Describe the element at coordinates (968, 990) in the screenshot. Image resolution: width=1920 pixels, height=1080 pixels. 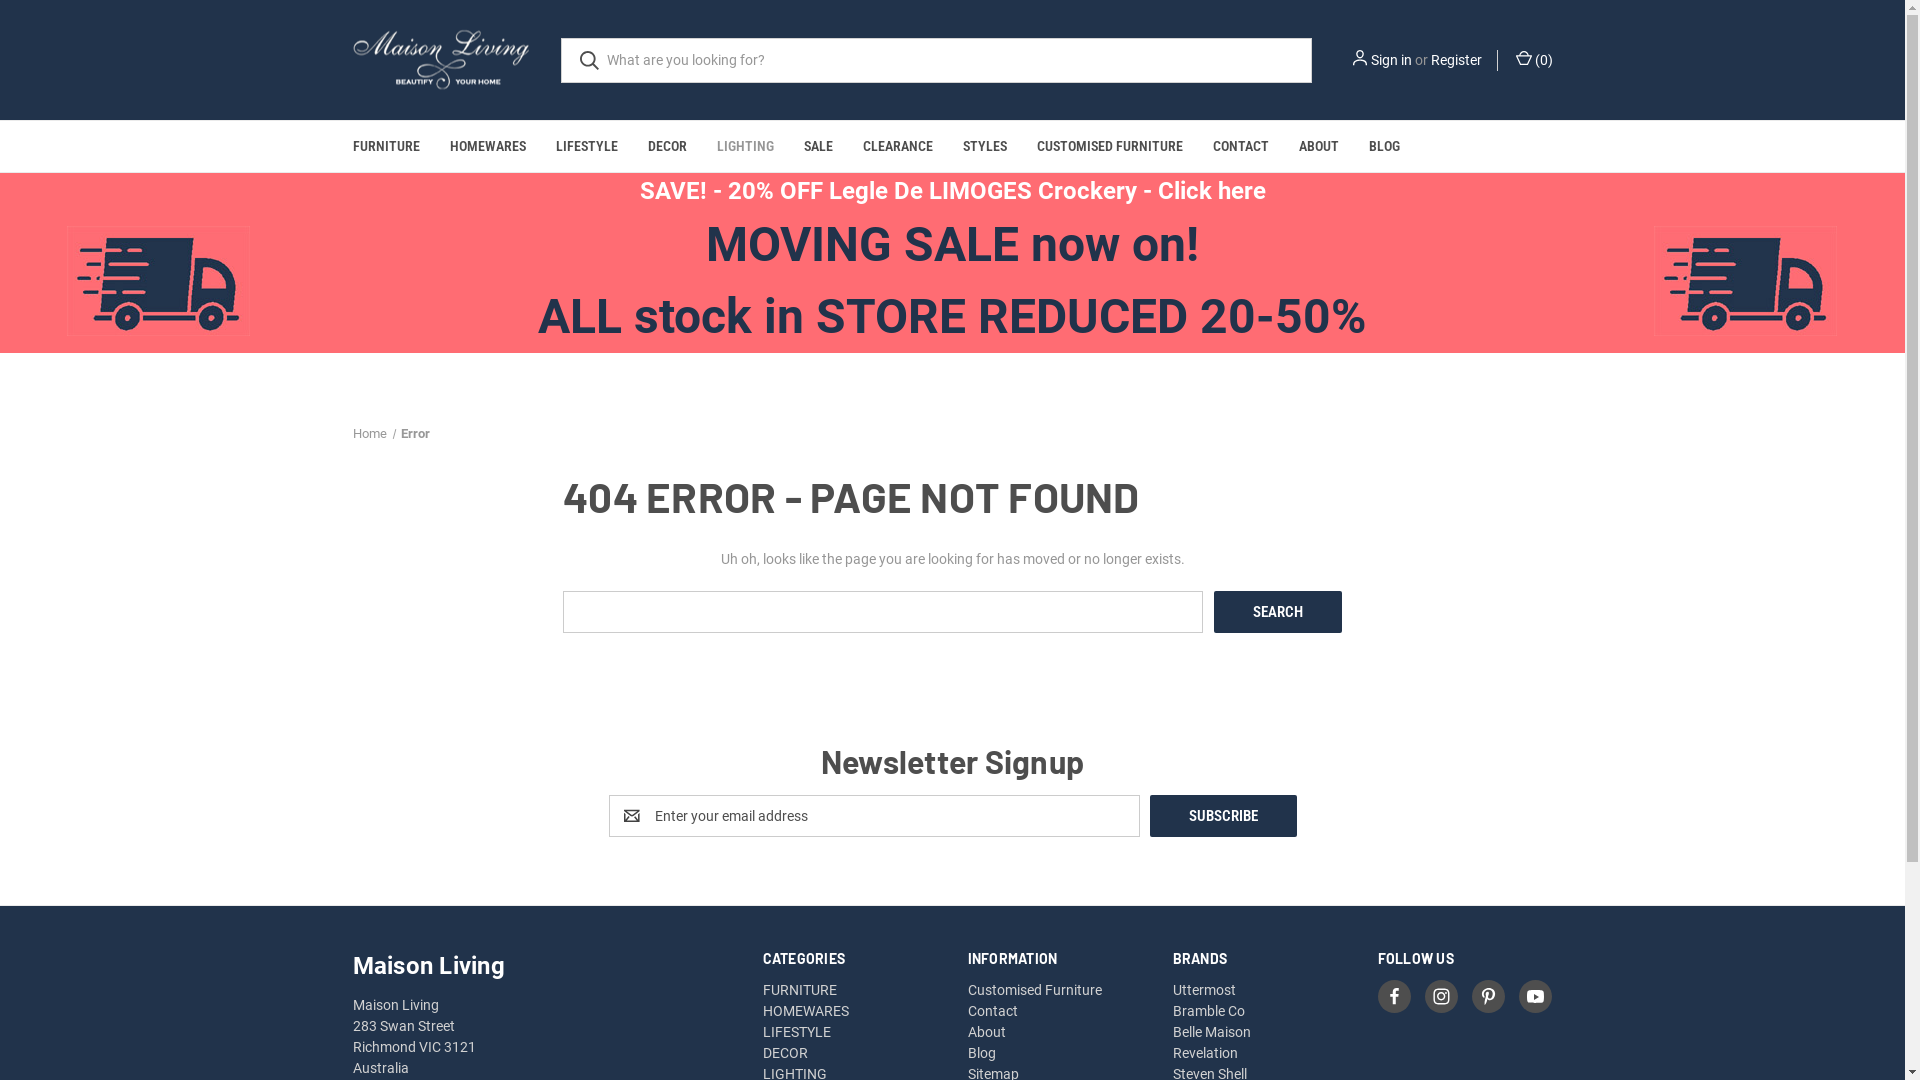
I see `'Customised Furniture'` at that location.